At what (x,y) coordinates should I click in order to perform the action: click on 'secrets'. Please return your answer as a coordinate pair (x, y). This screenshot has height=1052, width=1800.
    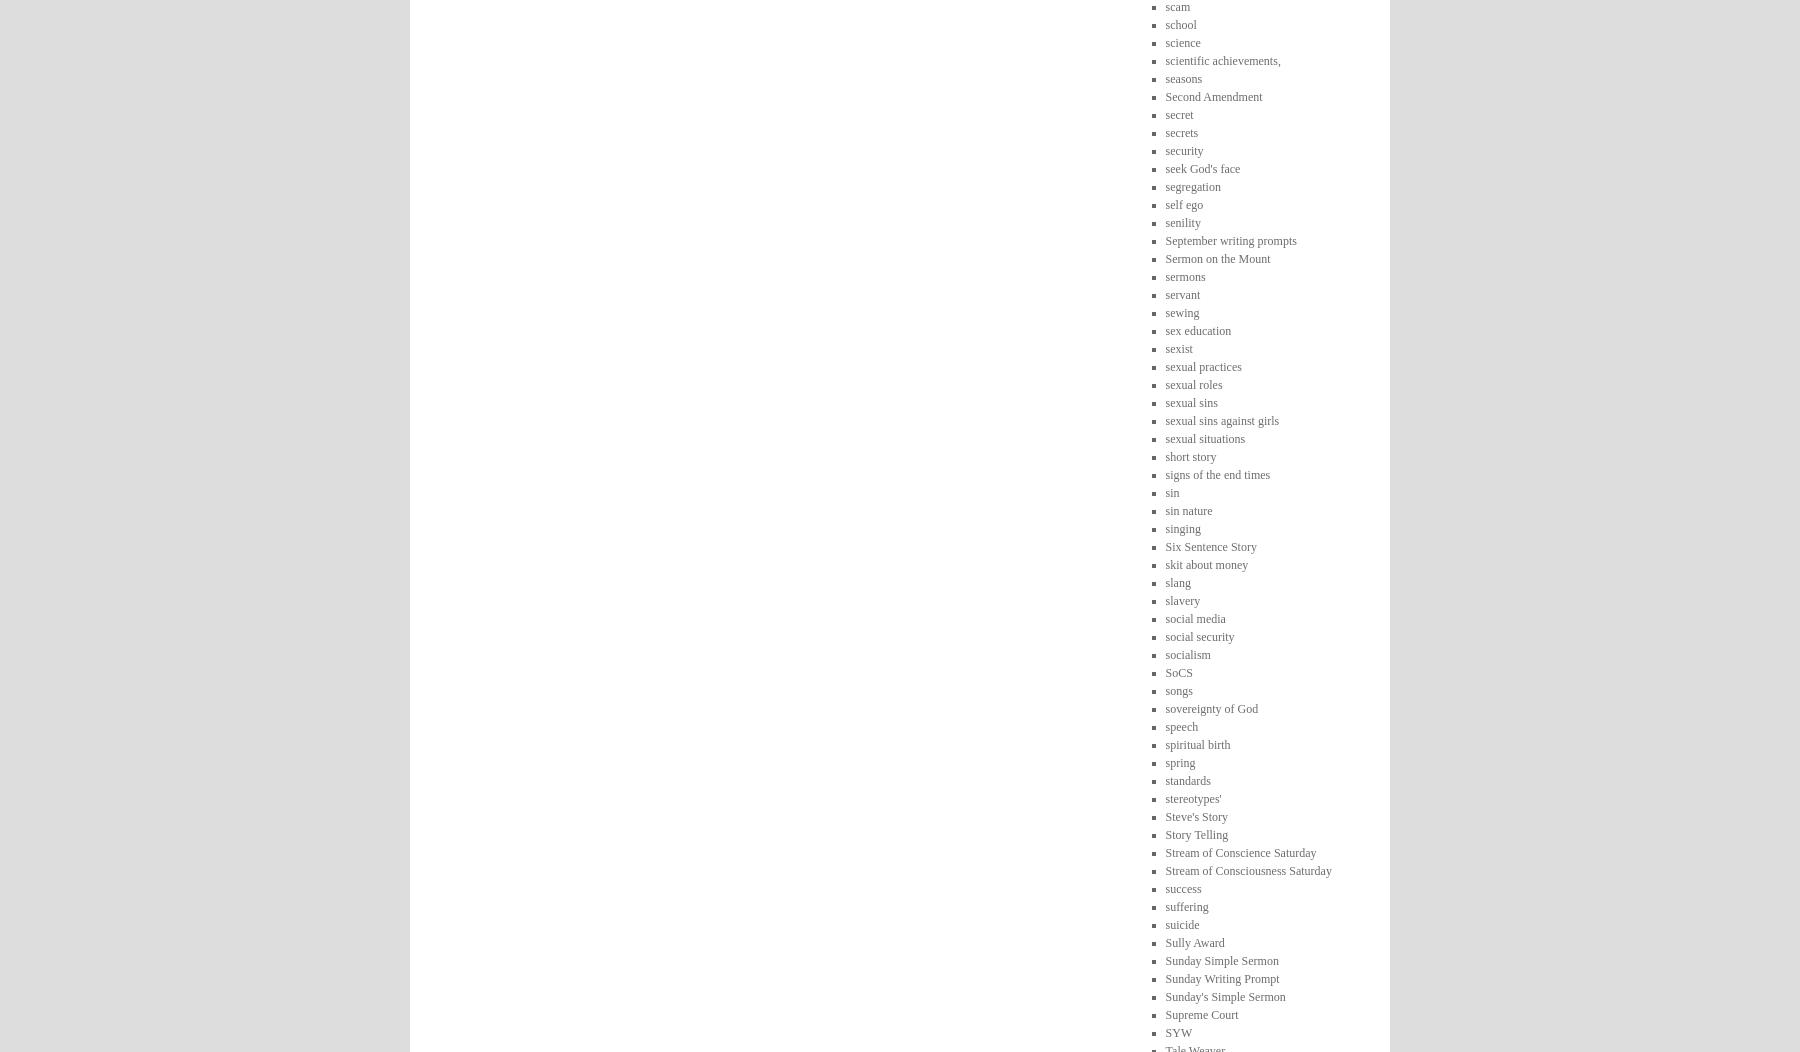
    Looking at the image, I should click on (1180, 132).